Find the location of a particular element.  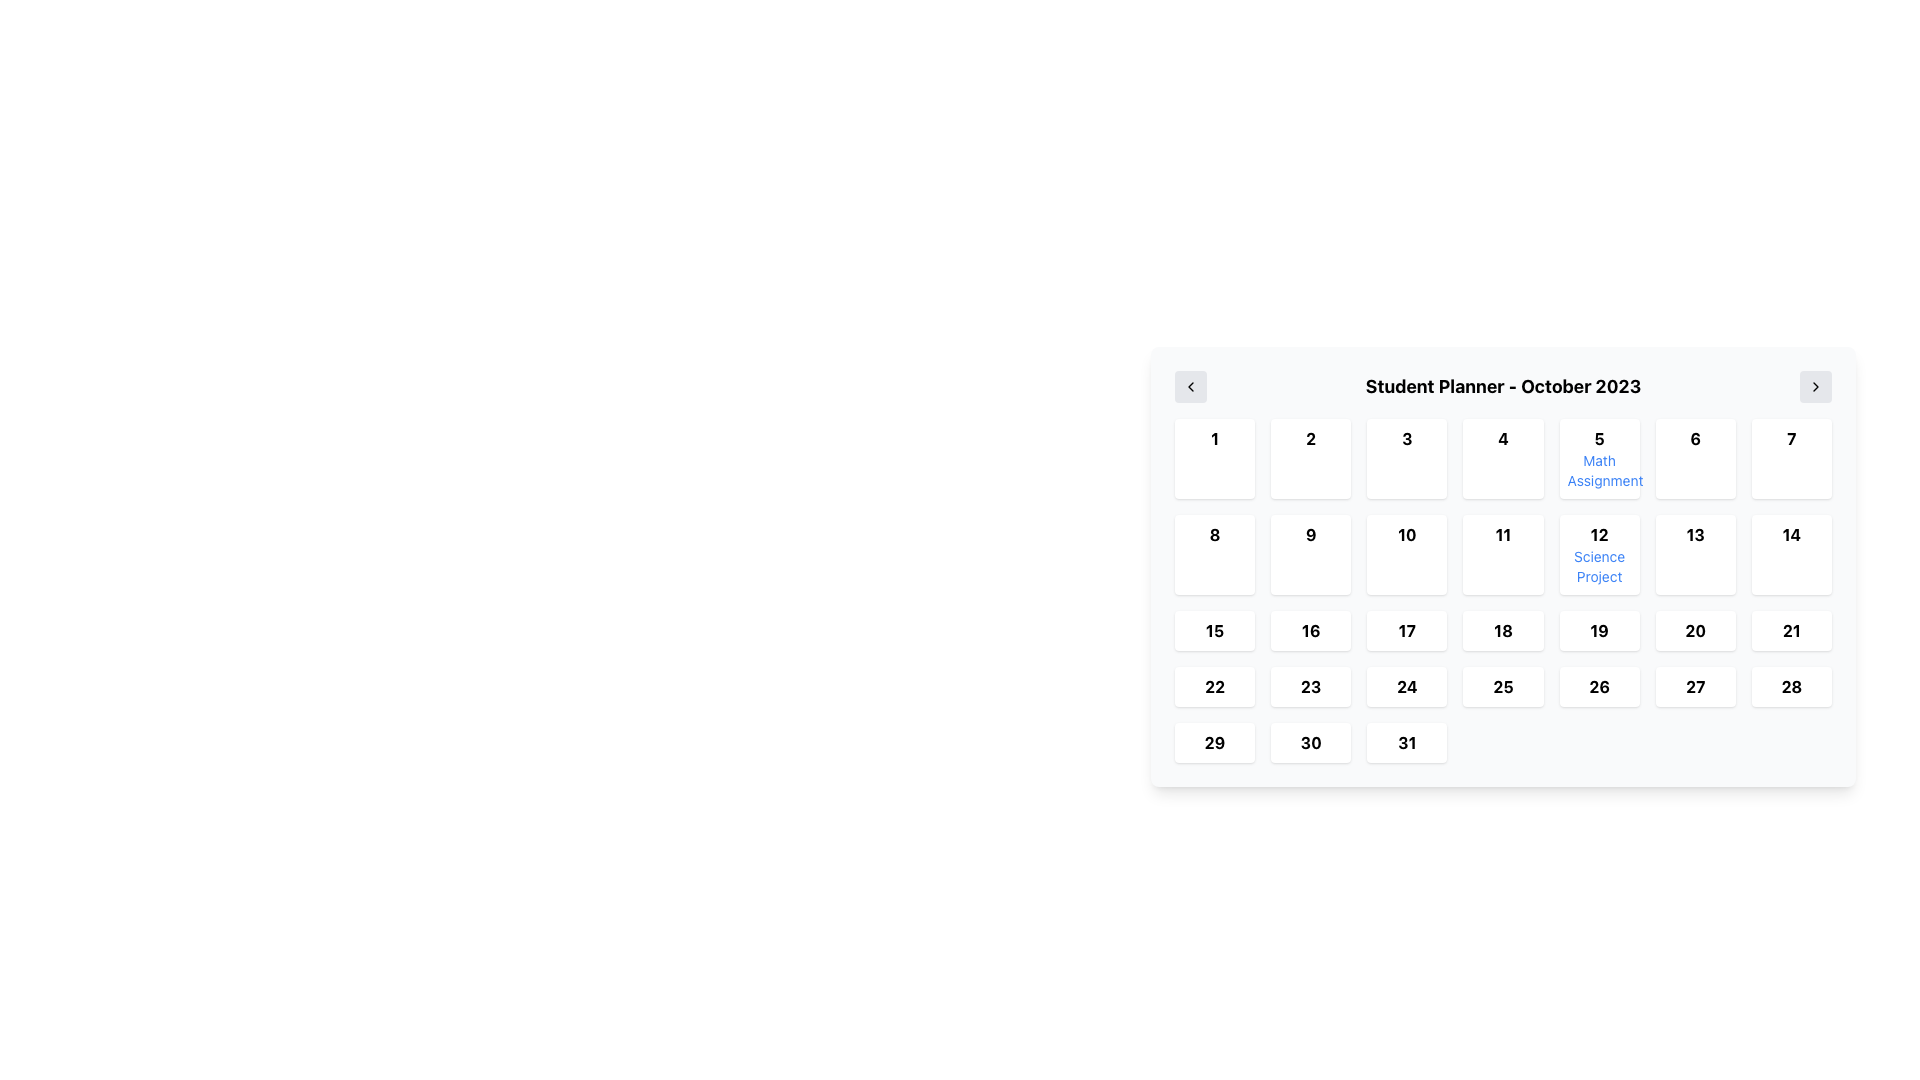

text displayed in the Text Display element that shows 'Student Planner - October 2023', positioned at the top center of the calendar interface is located at coordinates (1503, 386).